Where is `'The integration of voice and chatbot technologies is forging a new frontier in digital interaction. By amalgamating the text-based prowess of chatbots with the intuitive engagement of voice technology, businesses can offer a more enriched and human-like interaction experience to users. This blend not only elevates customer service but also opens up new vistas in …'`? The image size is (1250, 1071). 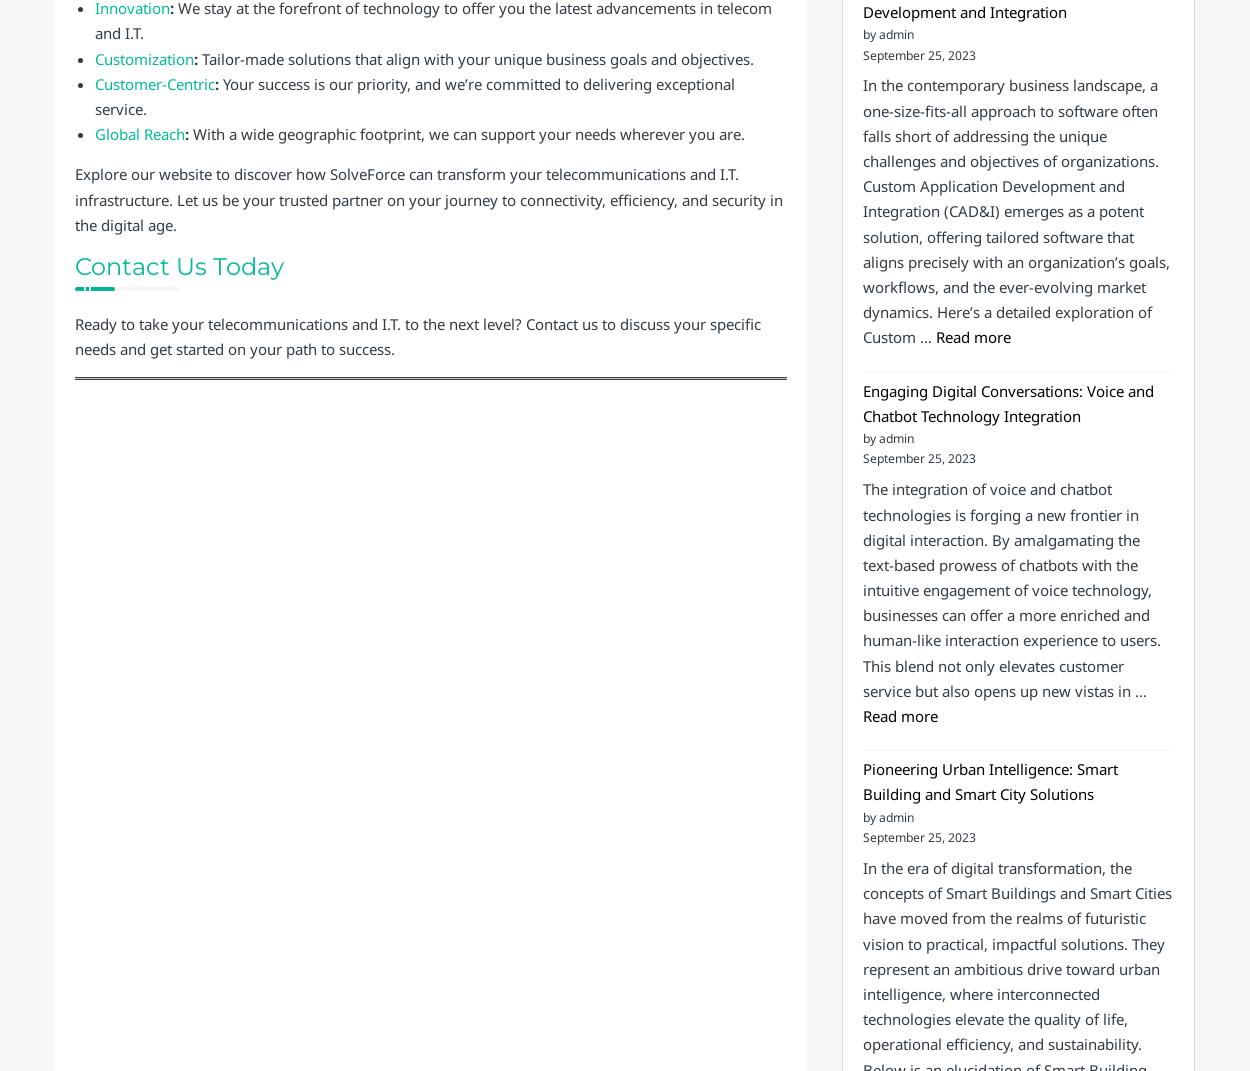
'The integration of voice and chatbot technologies is forging a new frontier in digital interaction. By amalgamating the text-based prowess of chatbots with the intuitive engagement of voice technology, businesses can offer a more enriched and human-like interaction experience to users. This blend not only elevates customer service but also opens up new vistas in …' is located at coordinates (1011, 589).